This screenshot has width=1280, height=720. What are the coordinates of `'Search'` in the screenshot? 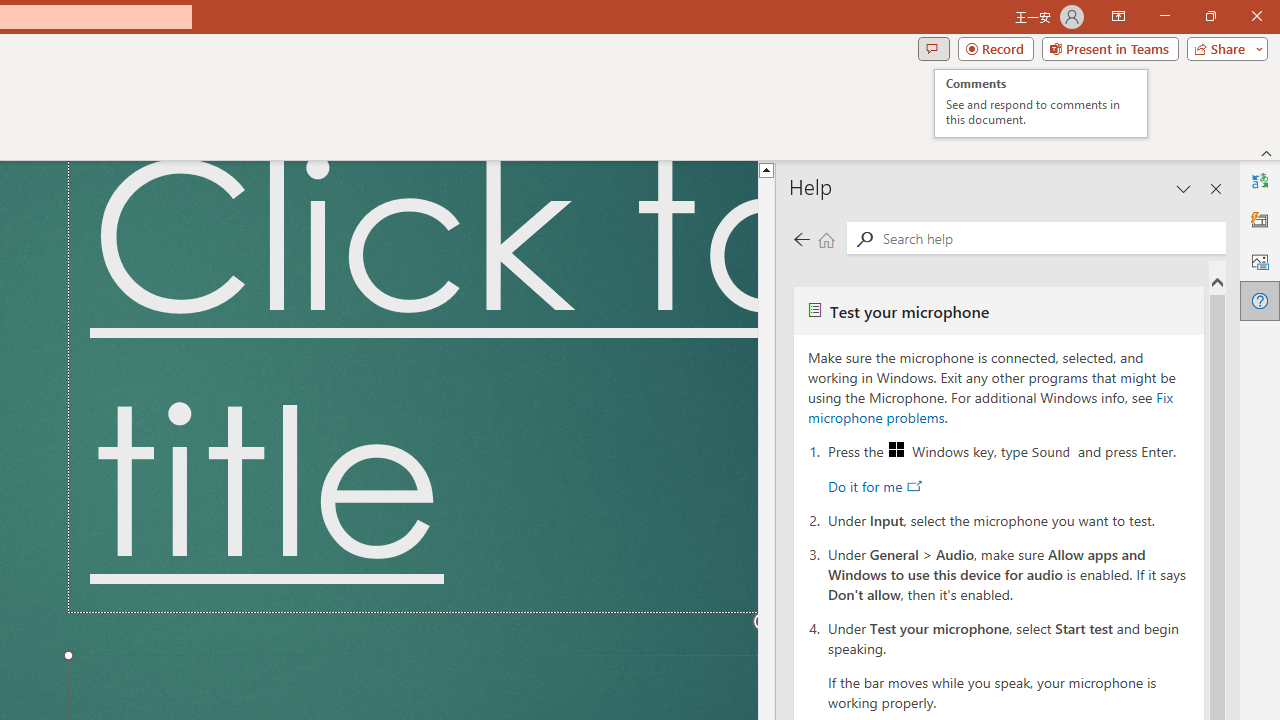 It's located at (1049, 236).